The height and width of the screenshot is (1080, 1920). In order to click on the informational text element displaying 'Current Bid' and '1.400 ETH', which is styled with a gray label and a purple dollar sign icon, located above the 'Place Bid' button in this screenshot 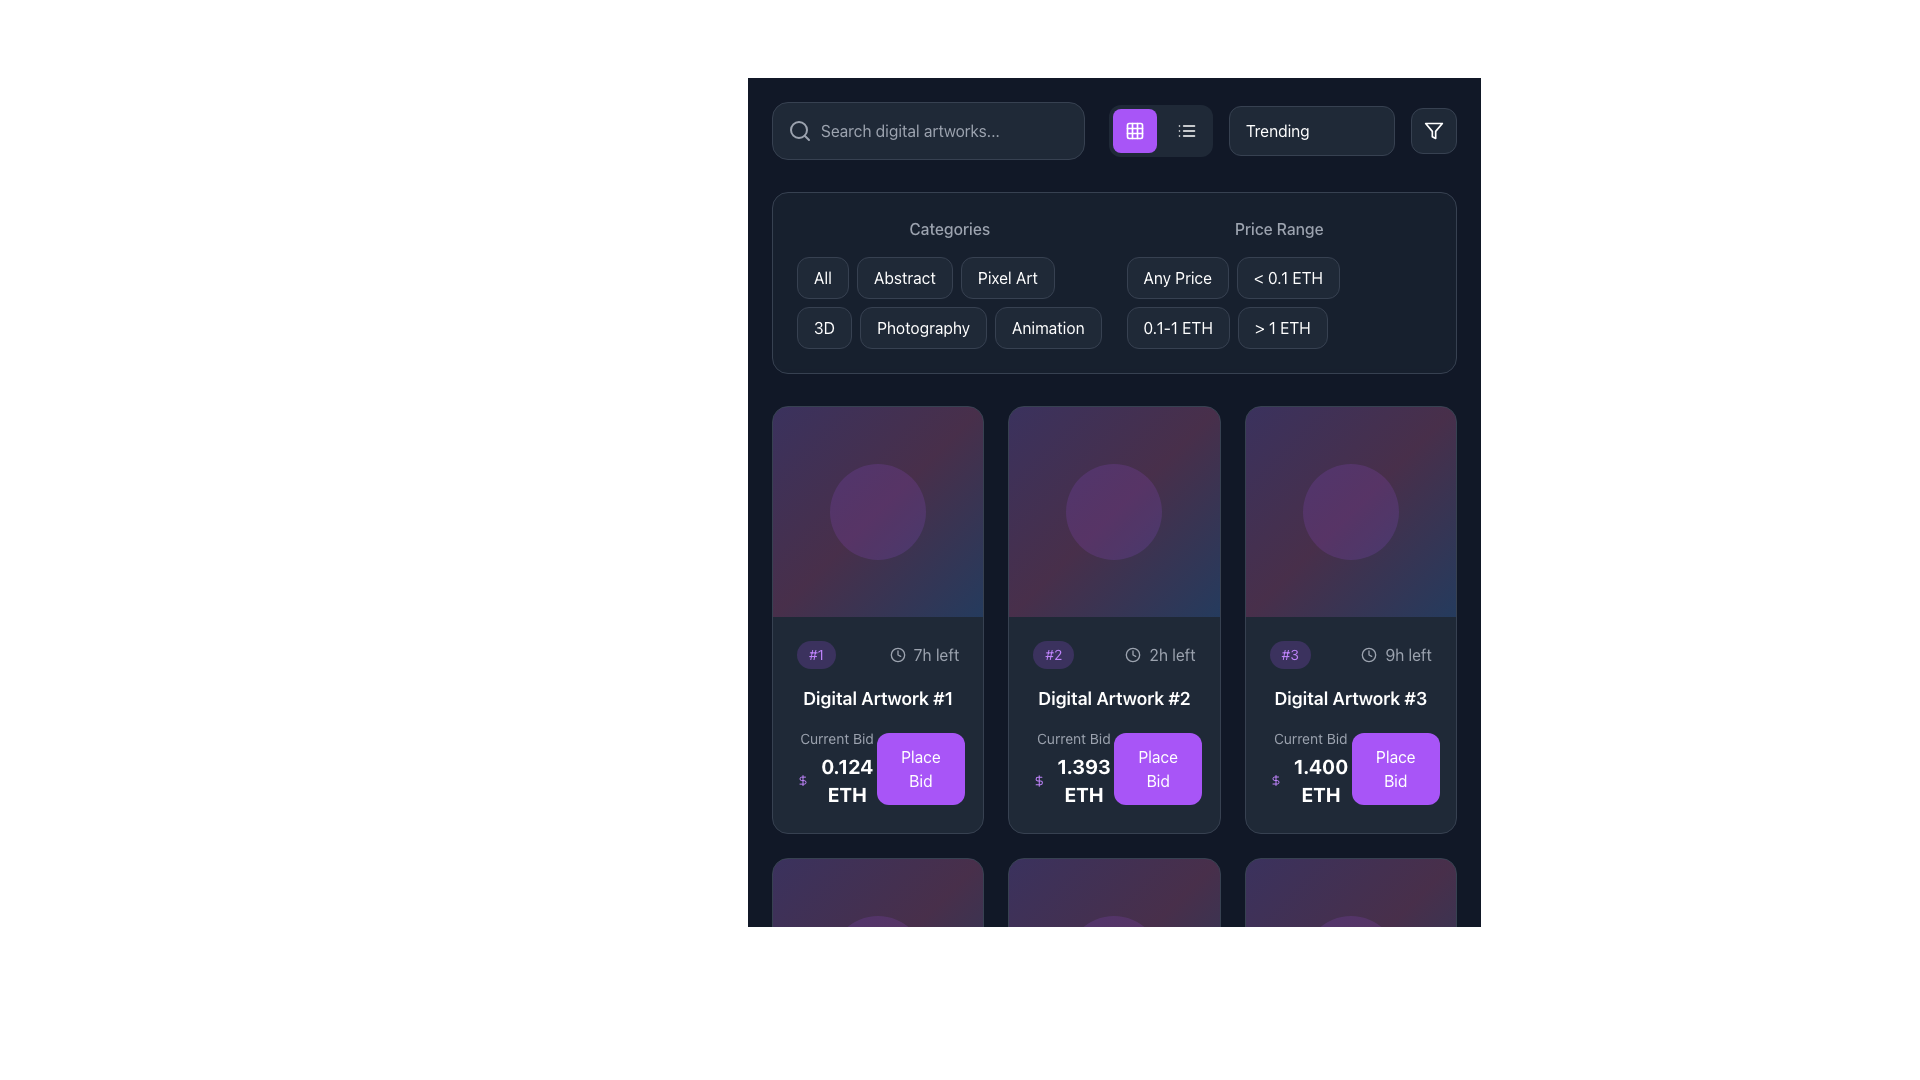, I will do `click(1310, 768)`.